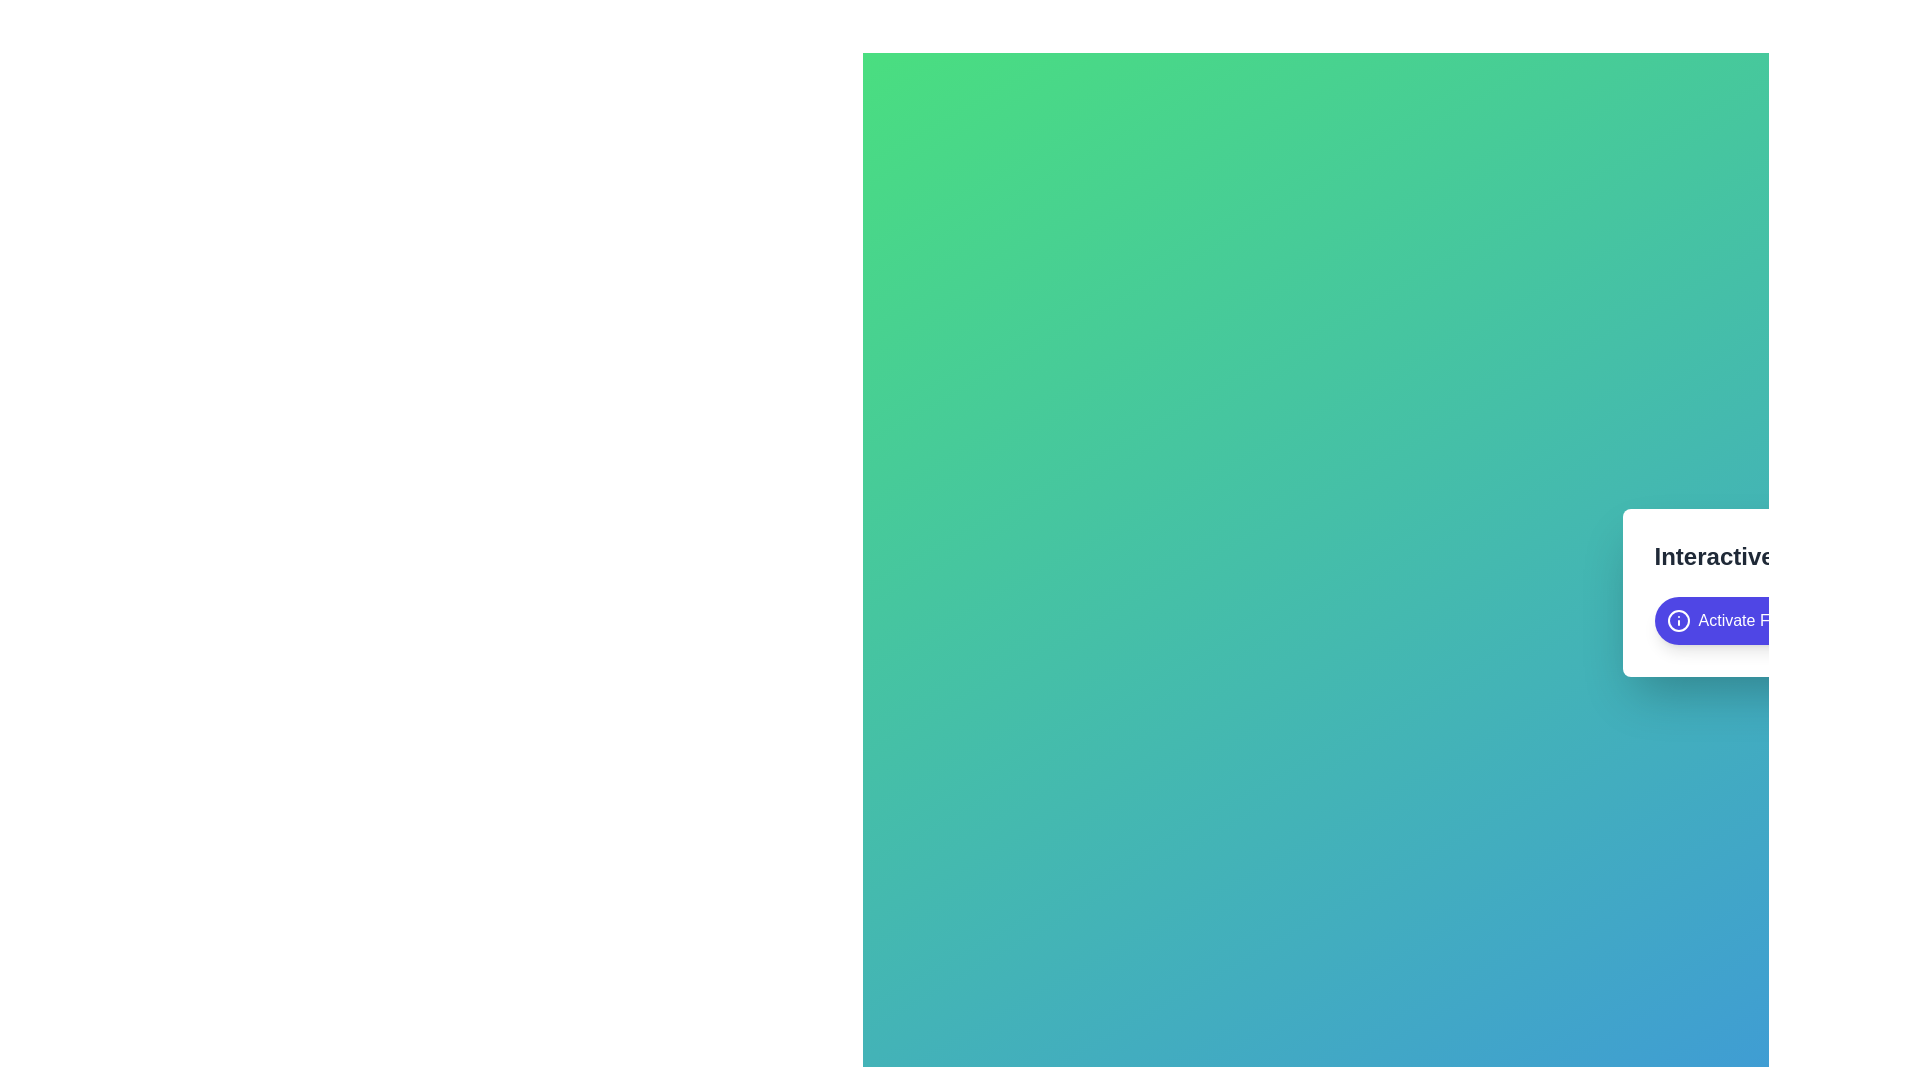 Image resolution: width=1920 pixels, height=1080 pixels. What do you see at coordinates (1678, 620) in the screenshot?
I see `the circular 'info' icon with a blue border located to the left of the 'Activate Feature' button for detailed explanations` at bounding box center [1678, 620].